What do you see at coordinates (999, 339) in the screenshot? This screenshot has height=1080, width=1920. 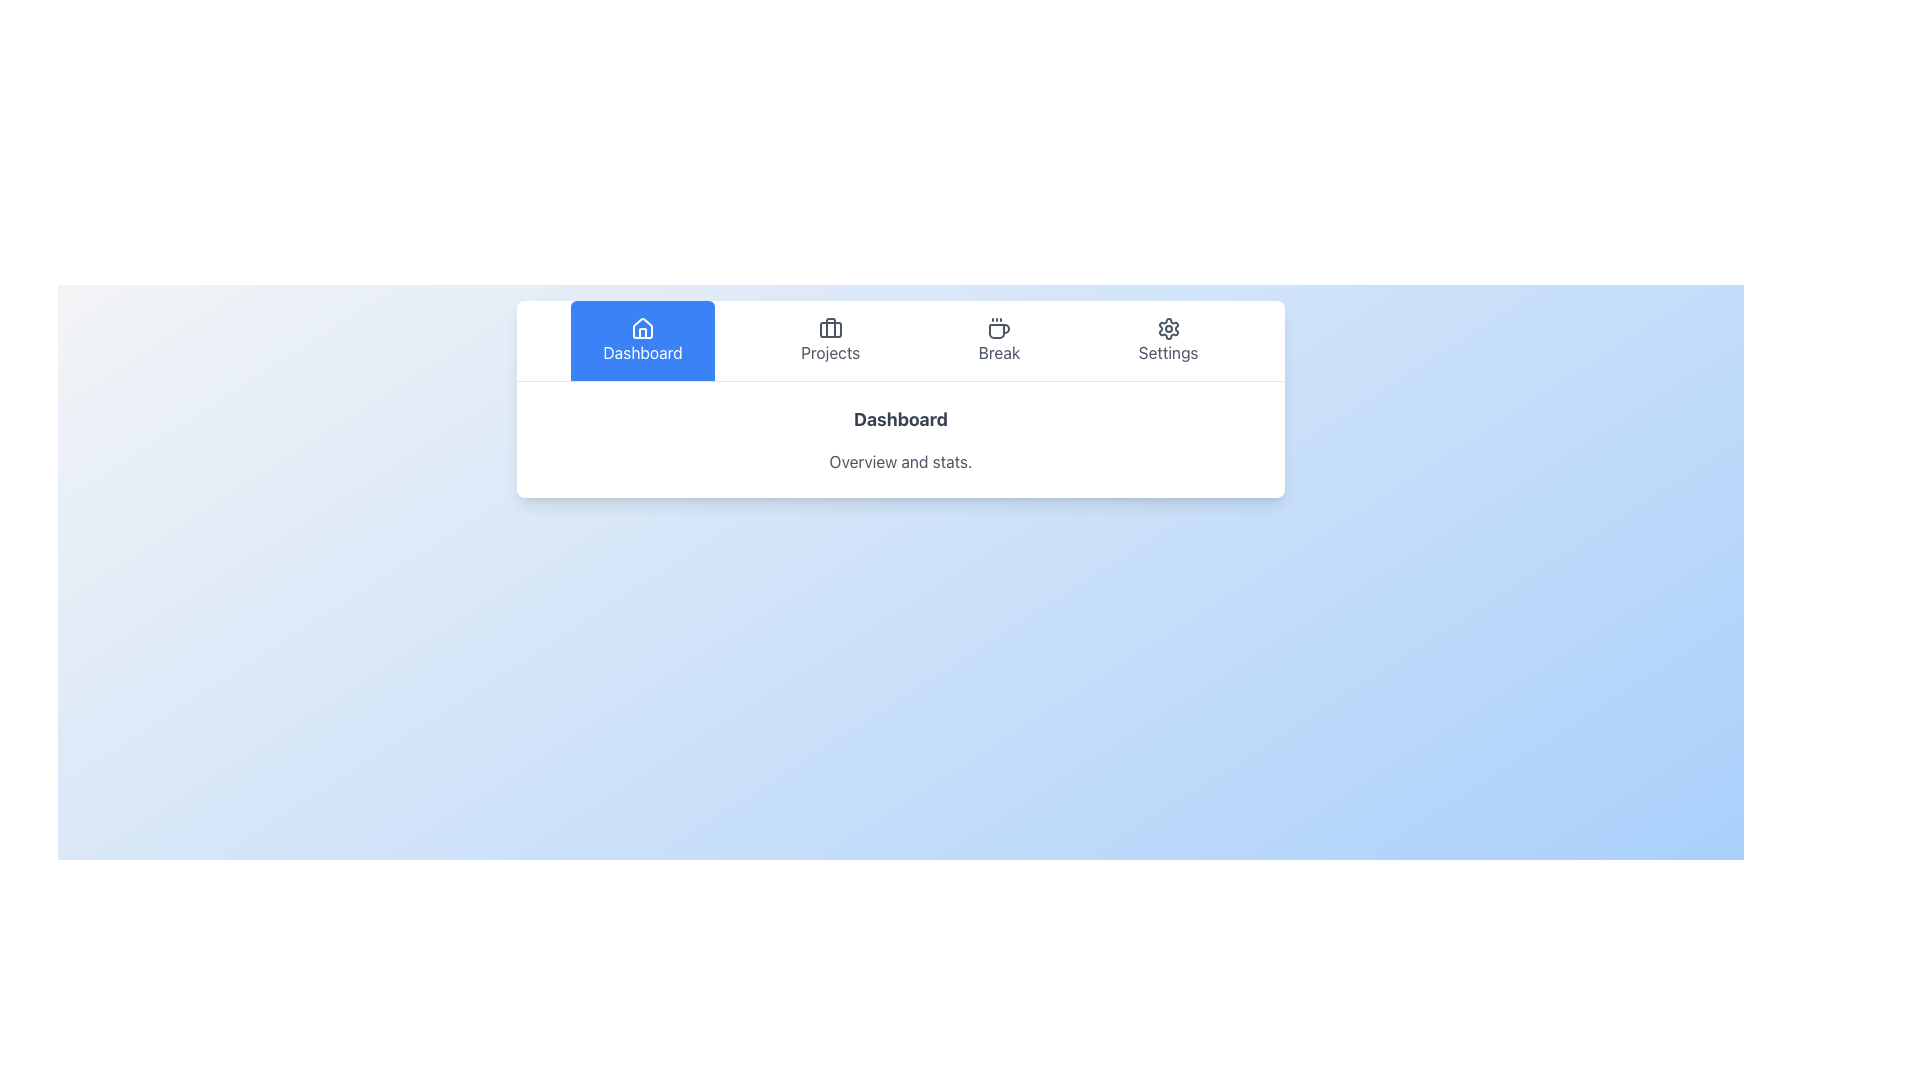 I see `the navigation button that is the third item from the left in a row of options, which leads to features related to breaks` at bounding box center [999, 339].